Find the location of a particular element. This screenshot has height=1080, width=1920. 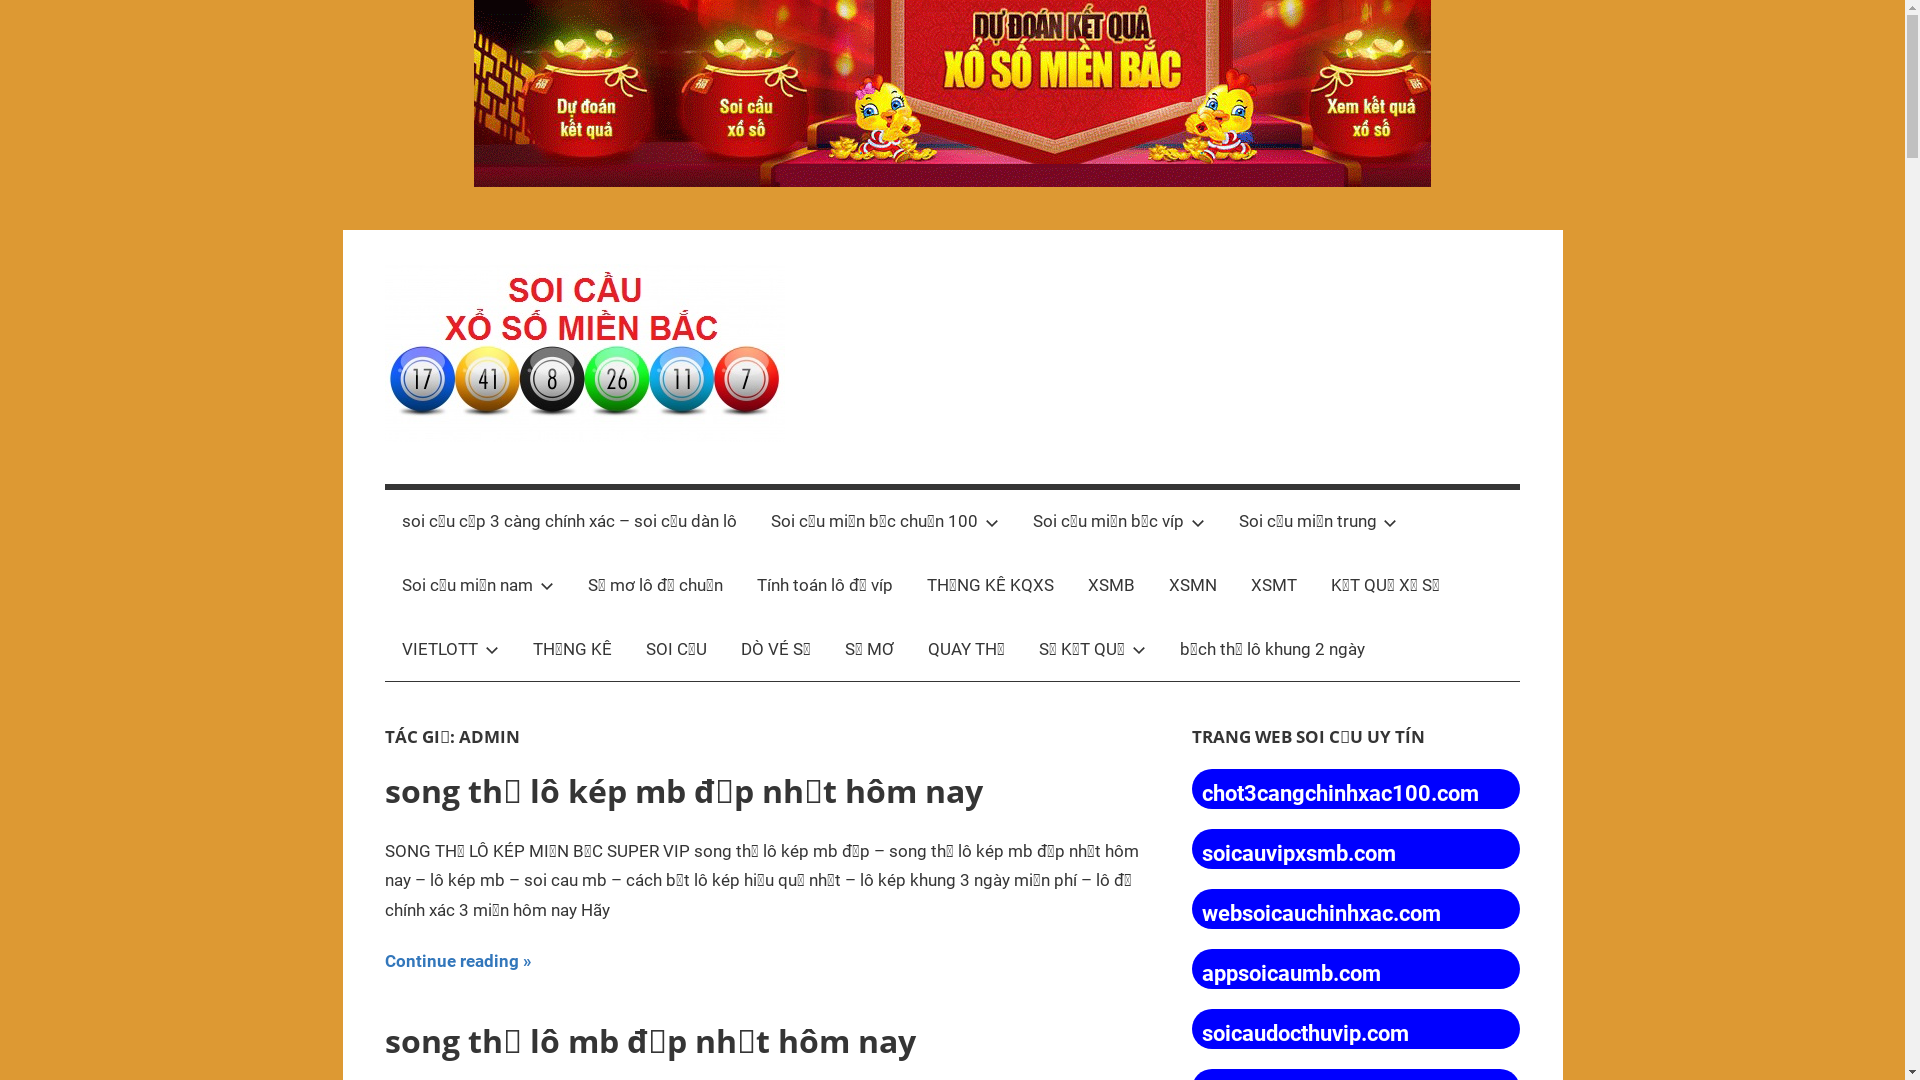

'soicauvipxsmb.com' is located at coordinates (1299, 853).